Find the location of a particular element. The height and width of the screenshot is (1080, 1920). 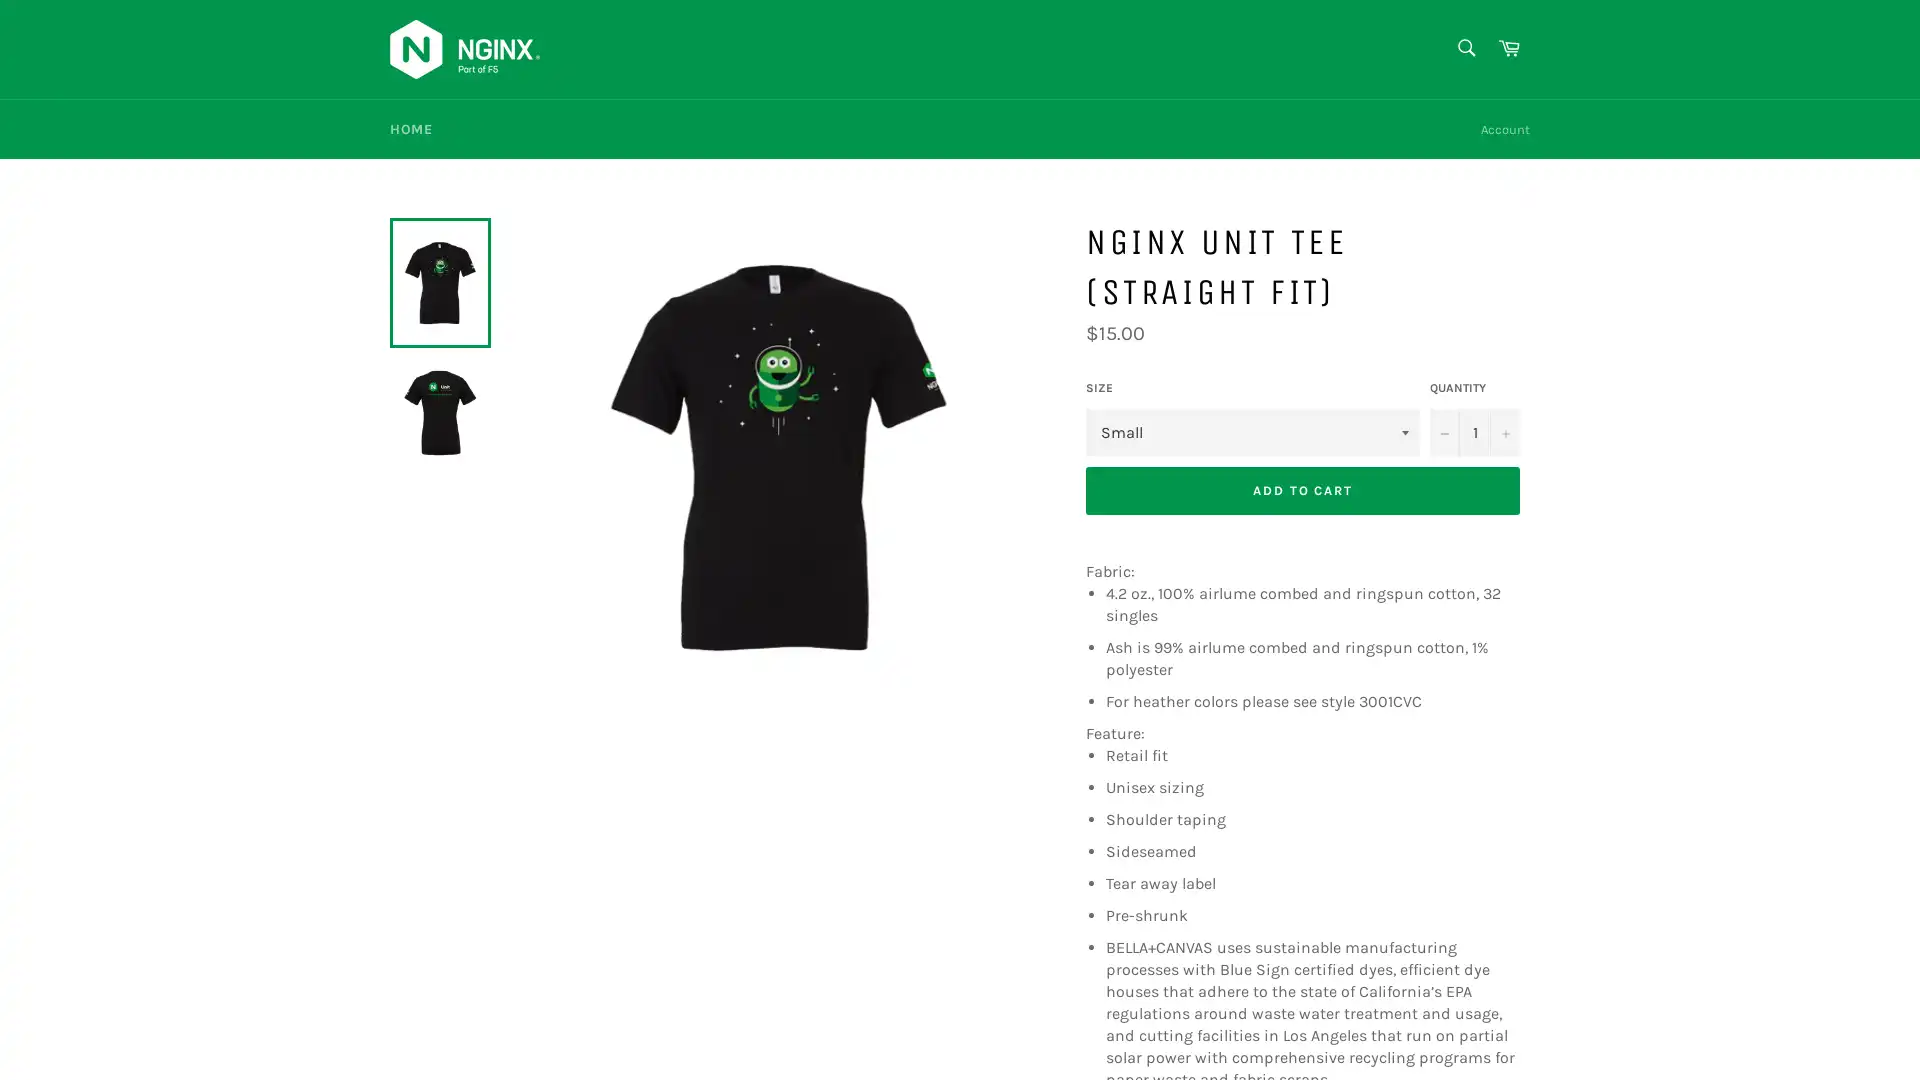

Reduce item quantity by one is located at coordinates (1444, 431).